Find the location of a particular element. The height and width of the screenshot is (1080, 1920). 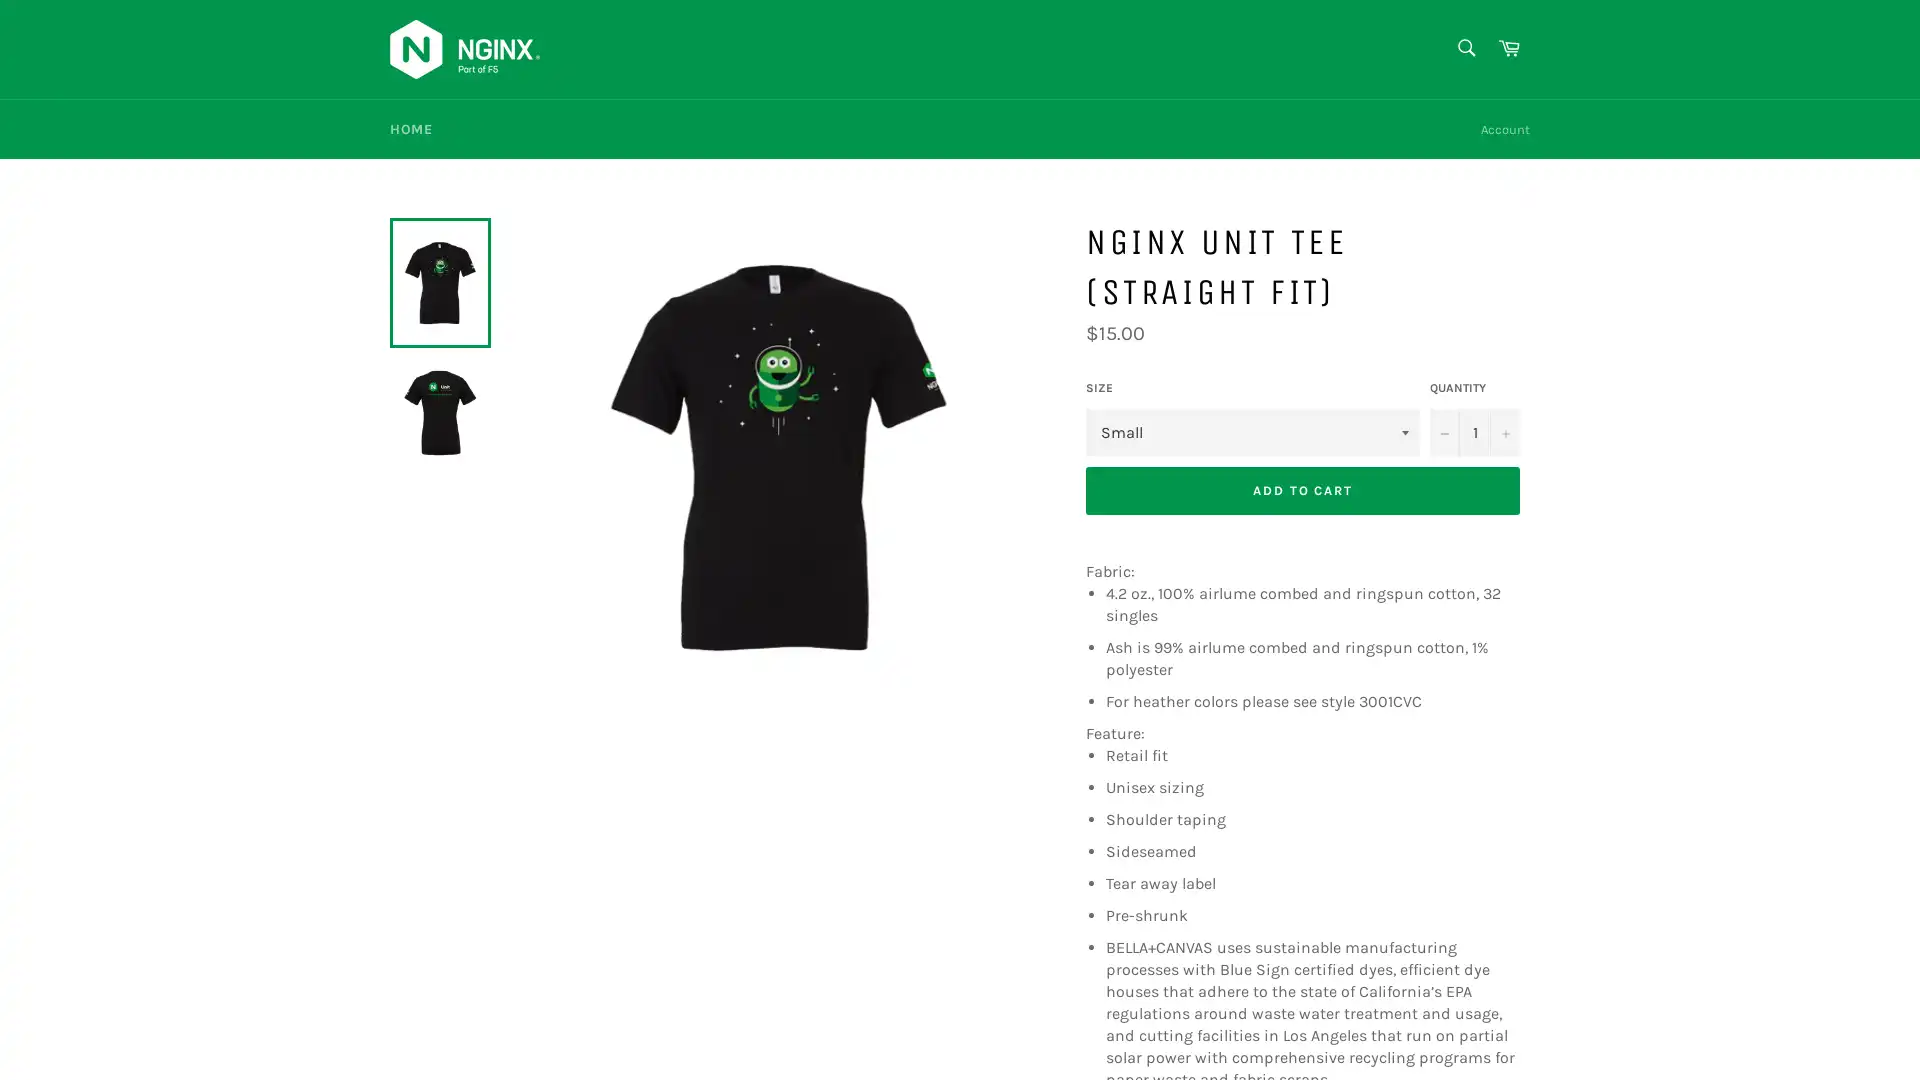

Reduce item quantity by one is located at coordinates (1444, 431).